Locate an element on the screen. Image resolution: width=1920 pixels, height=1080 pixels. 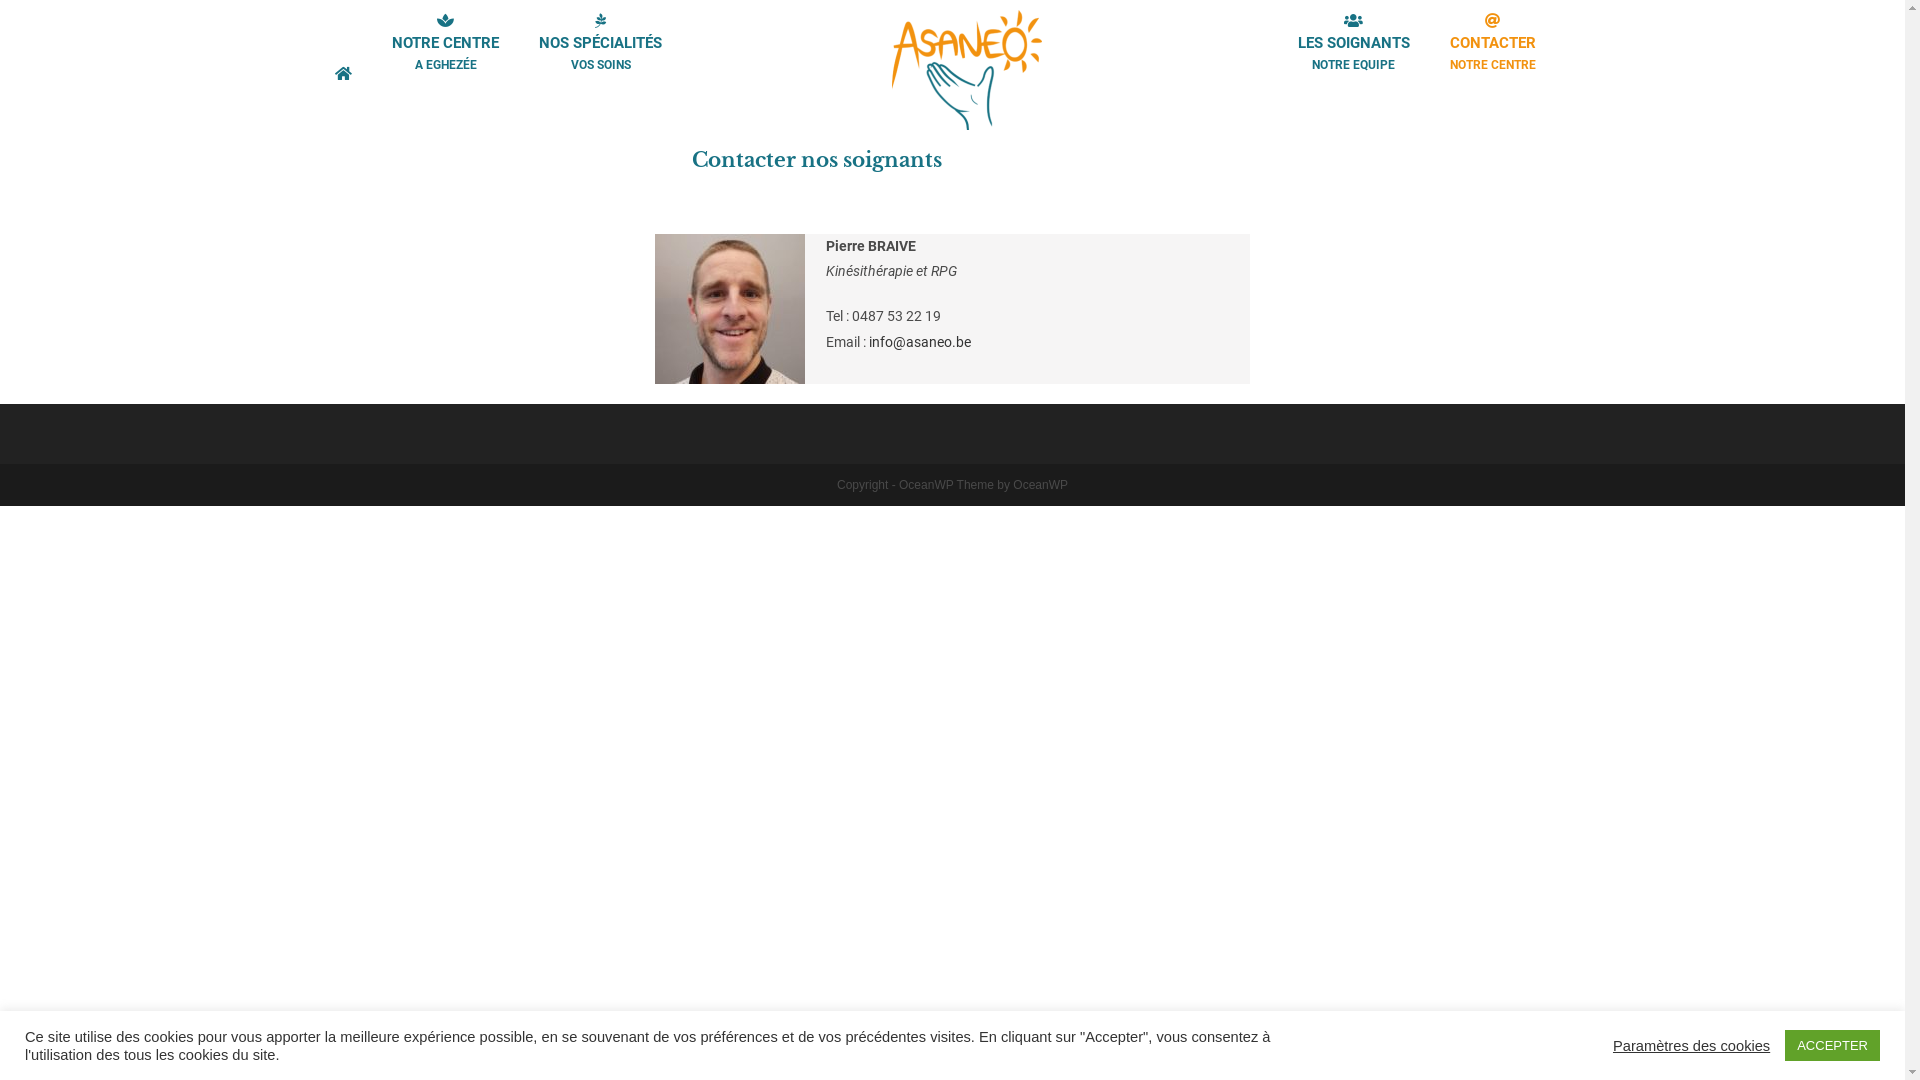
'info@asaneo.be' is located at coordinates (919, 341).